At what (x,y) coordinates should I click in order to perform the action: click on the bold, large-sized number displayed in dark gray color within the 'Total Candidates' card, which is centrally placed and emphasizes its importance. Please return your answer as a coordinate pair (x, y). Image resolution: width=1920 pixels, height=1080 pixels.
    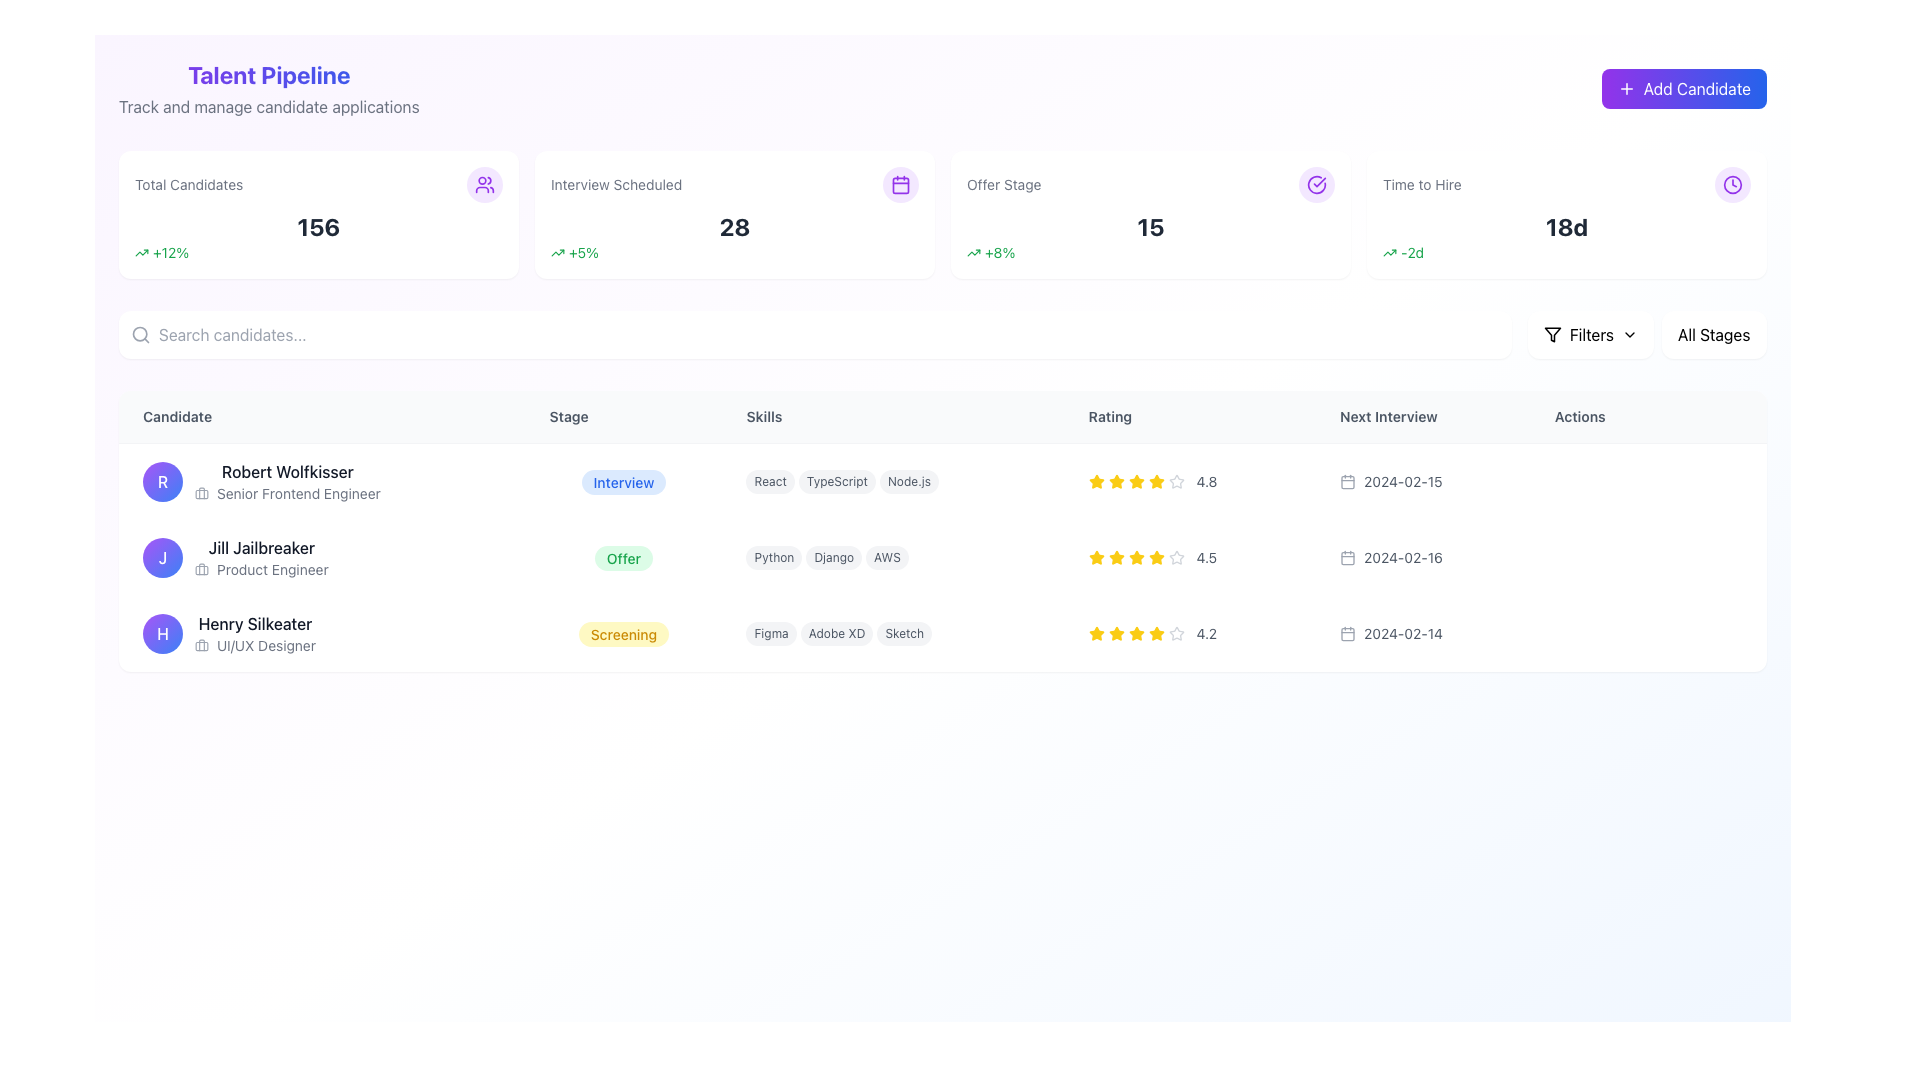
    Looking at the image, I should click on (317, 226).